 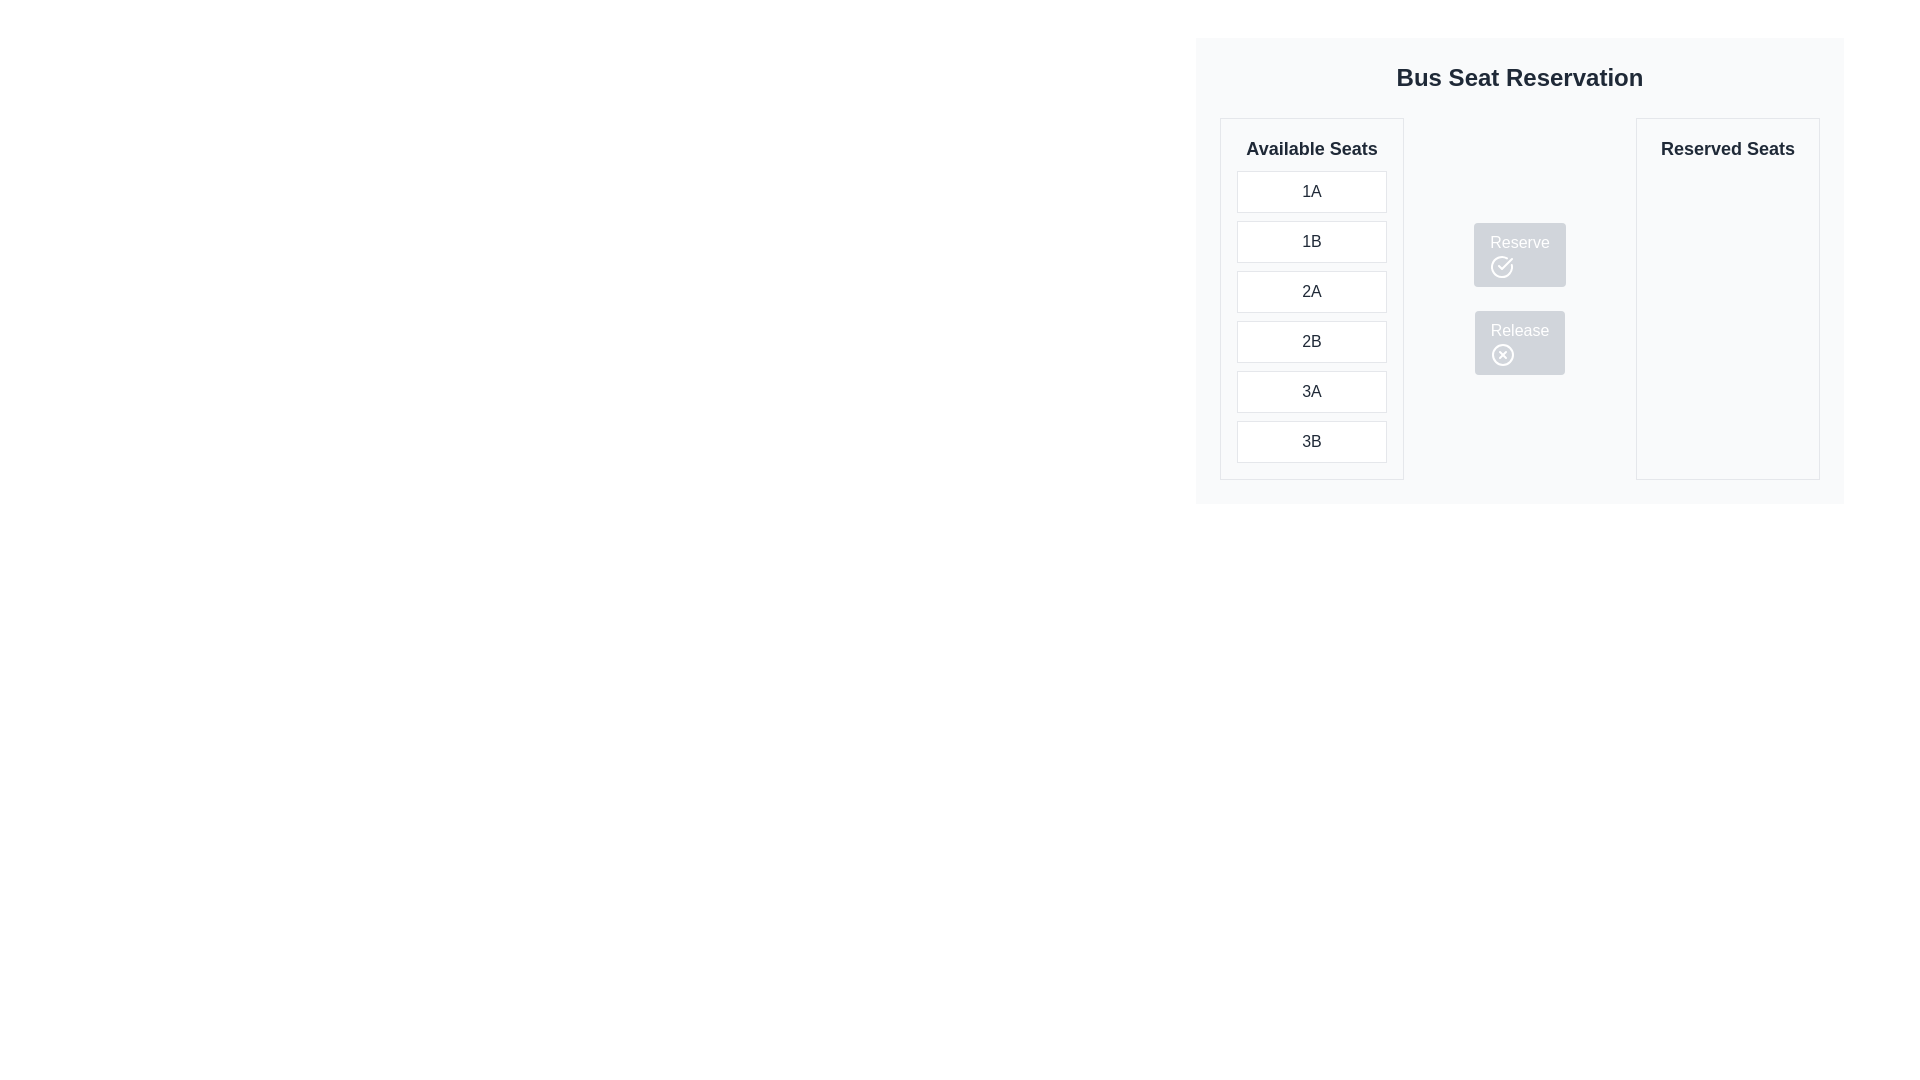 I want to click on the button representing bus seat '2B', which is located in the 'Available Seats' section and is the fourth button in a vertical list of six options, so click(x=1311, y=341).